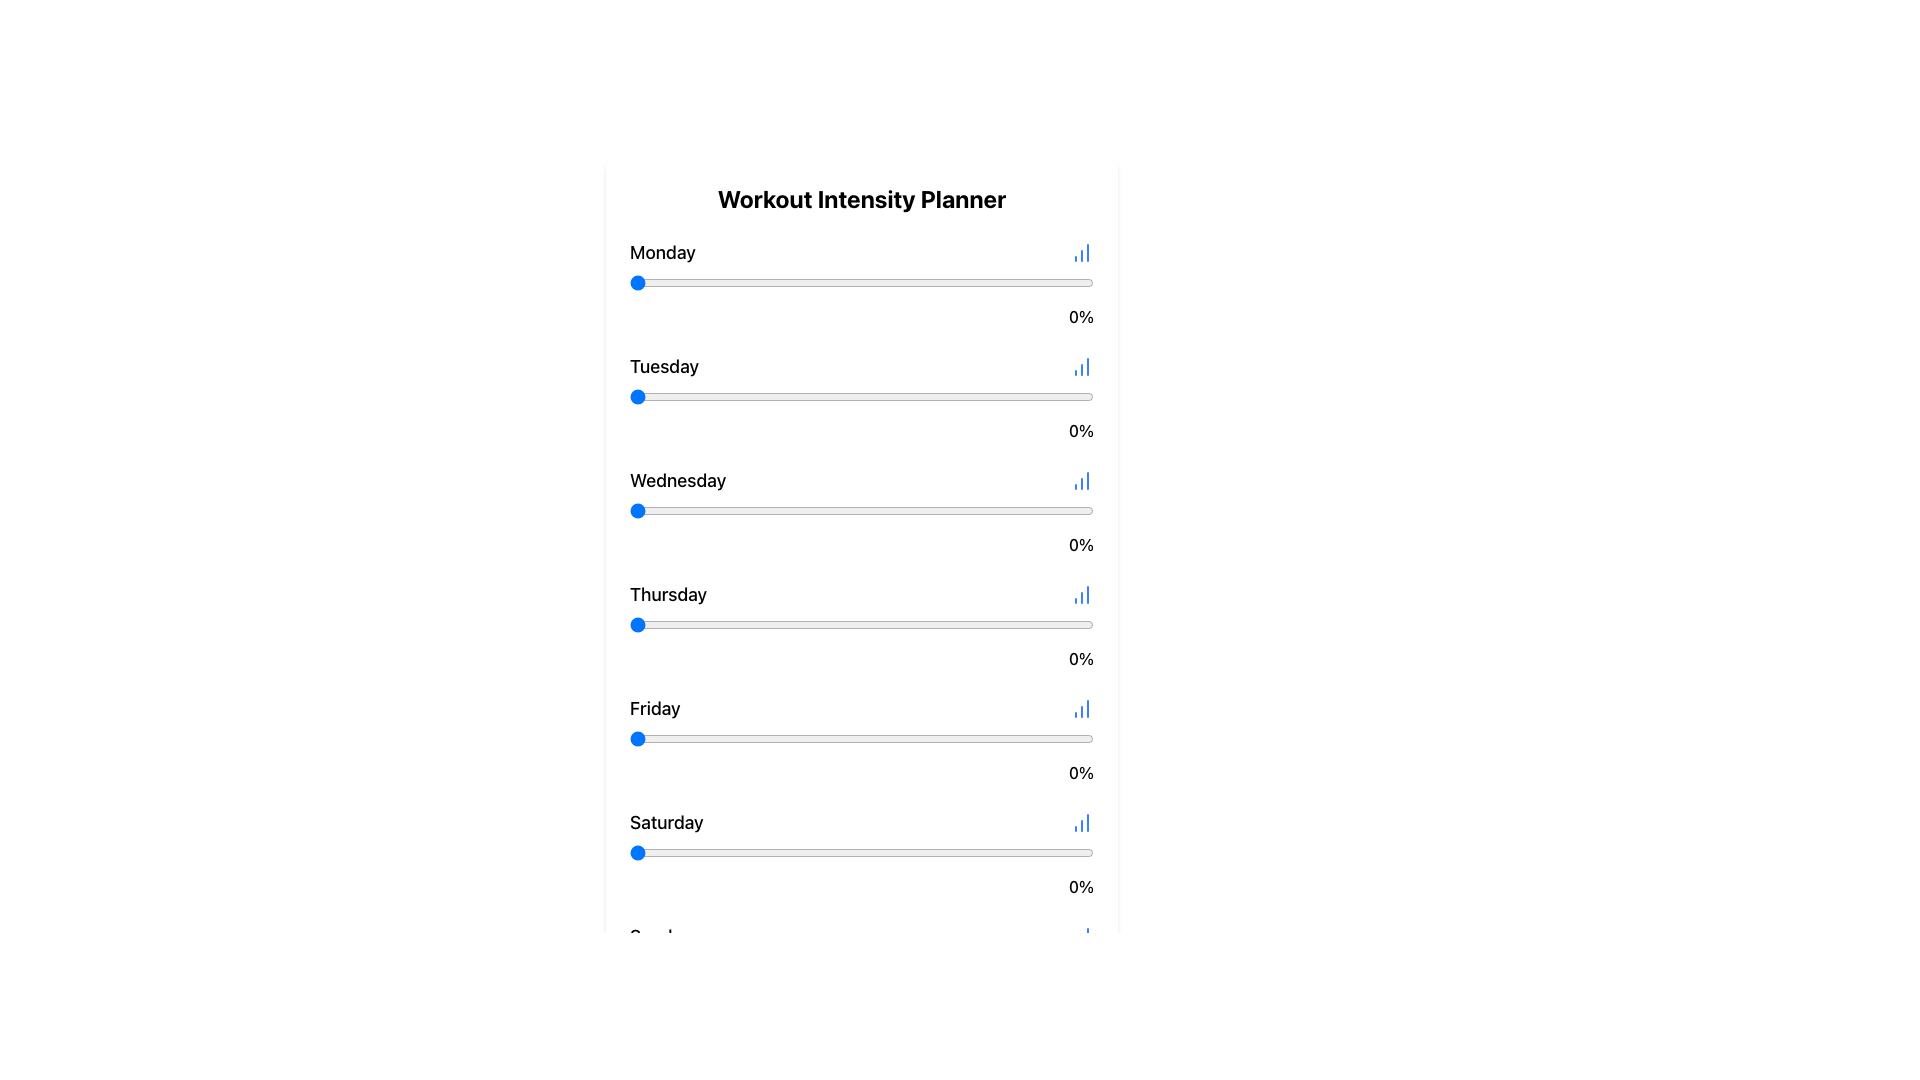  I want to click on Monday's intensity, so click(1005, 282).